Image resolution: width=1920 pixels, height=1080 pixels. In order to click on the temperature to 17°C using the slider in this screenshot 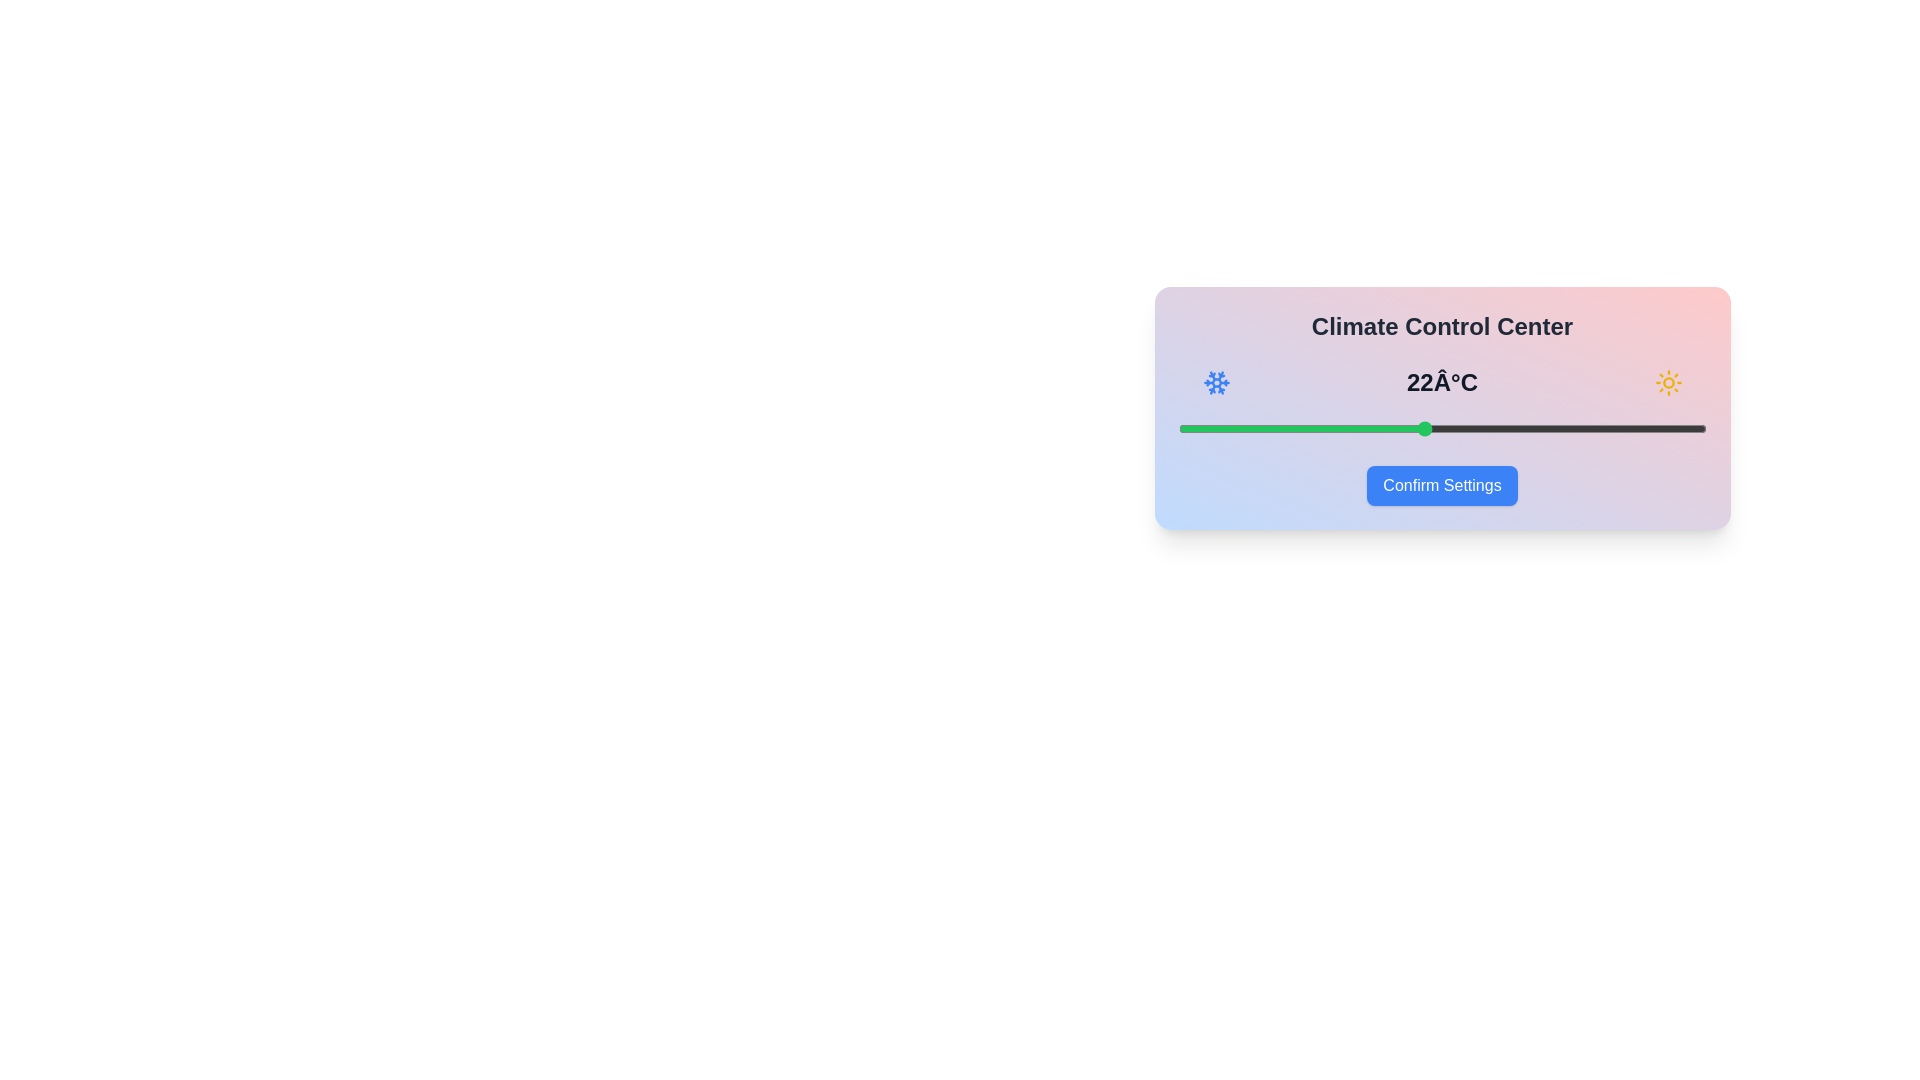, I will do `click(1247, 427)`.